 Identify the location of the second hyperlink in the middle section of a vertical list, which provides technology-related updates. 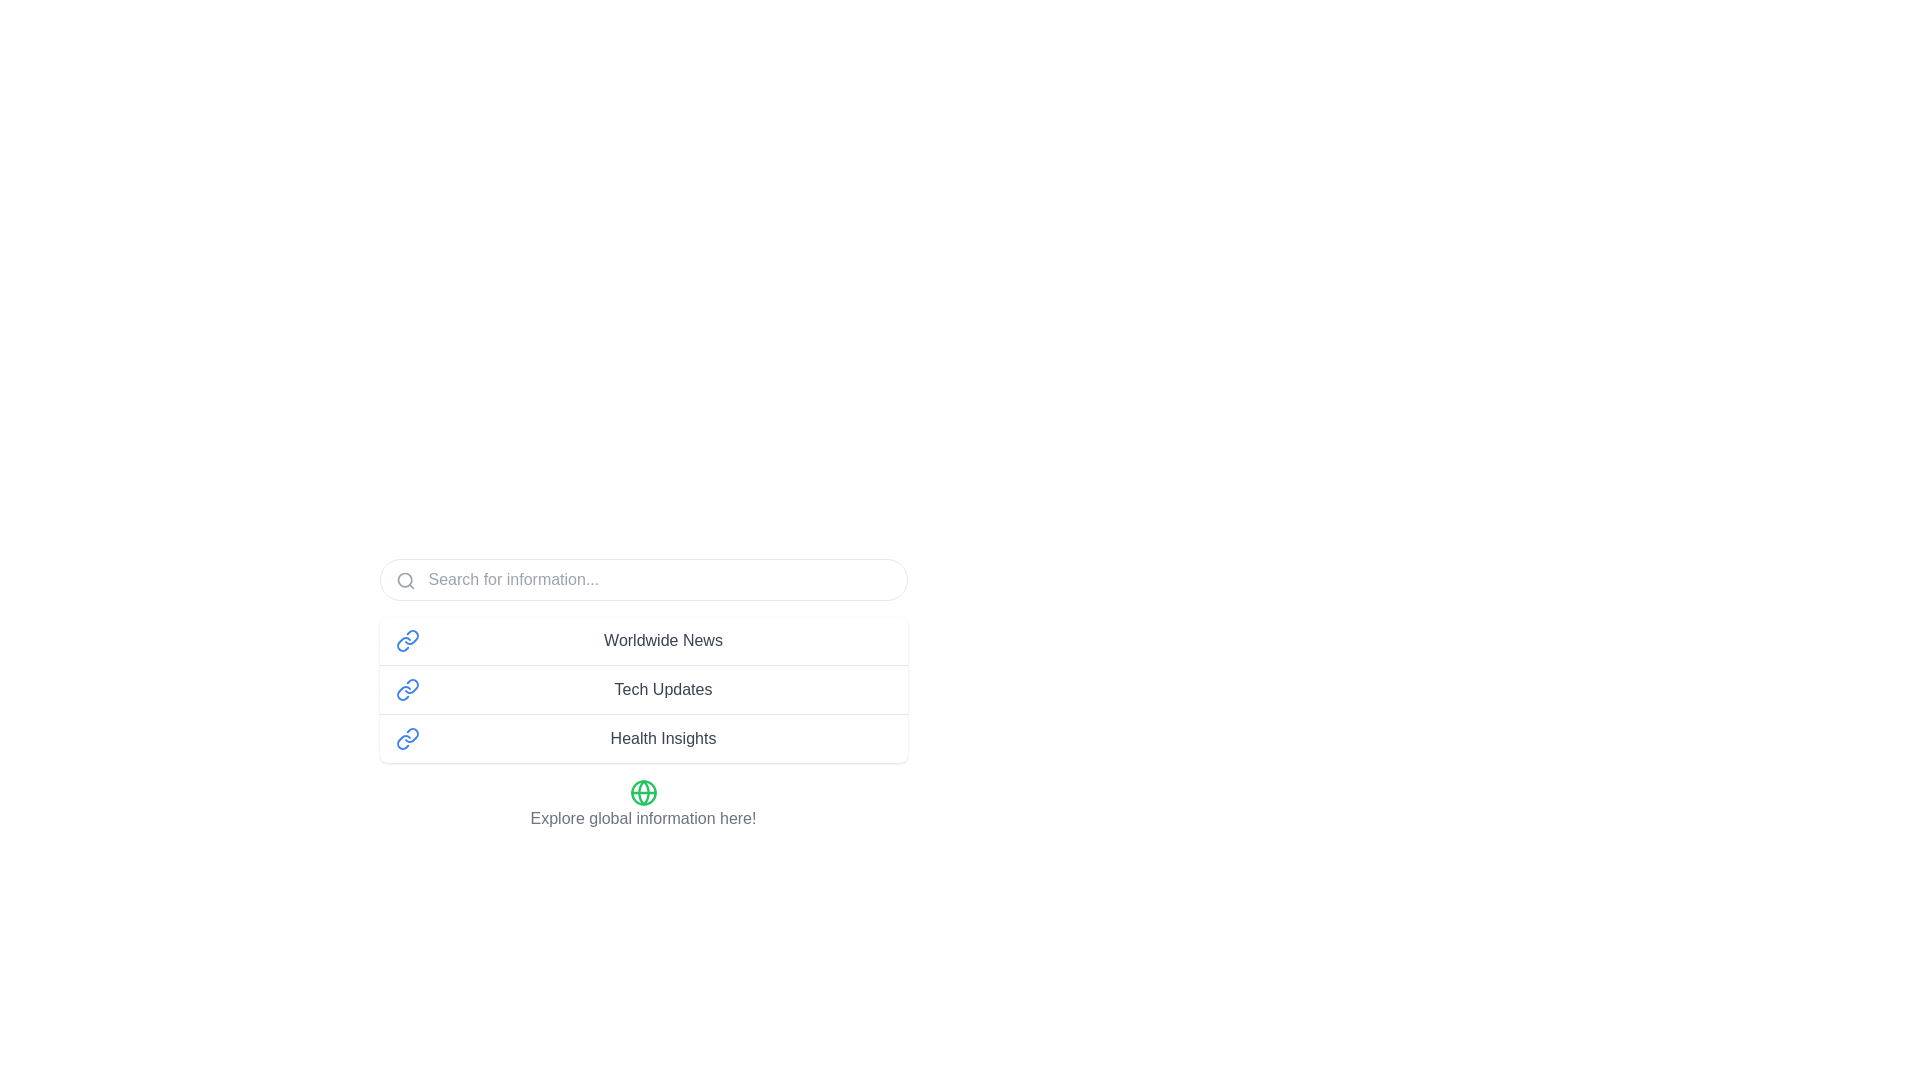
(663, 689).